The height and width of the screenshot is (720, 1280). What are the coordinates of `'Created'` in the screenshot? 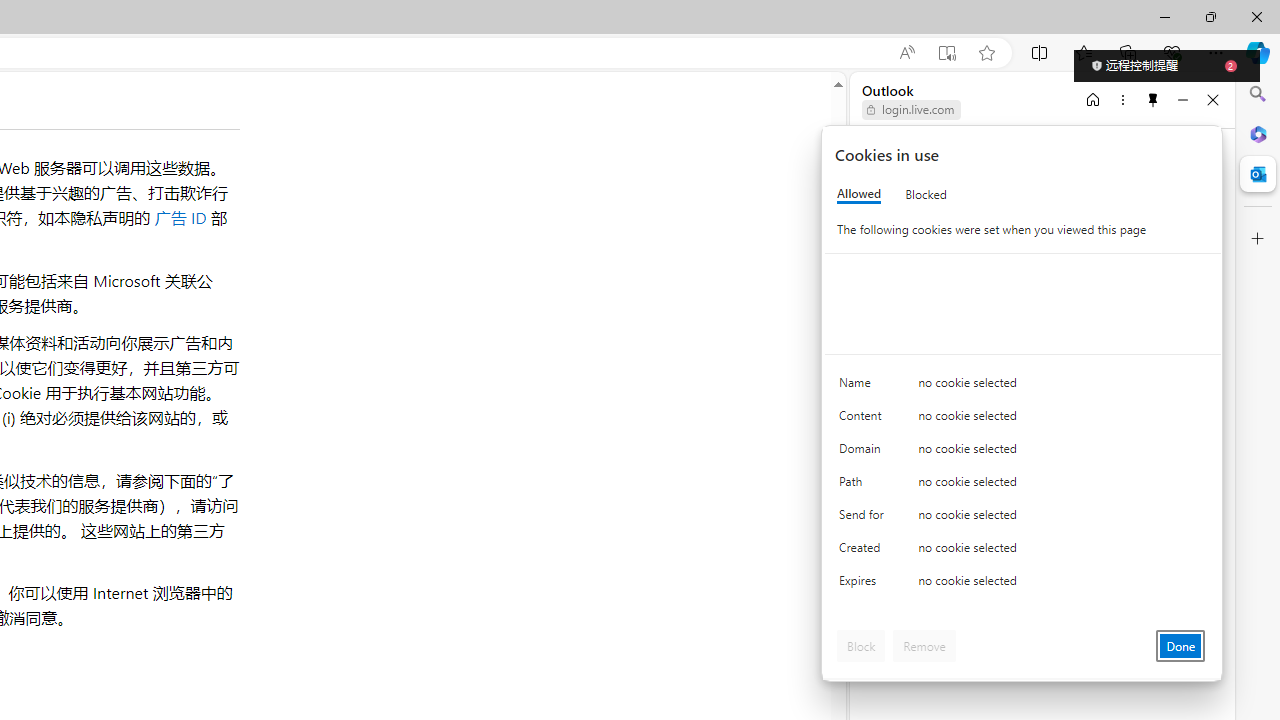 It's located at (865, 552).